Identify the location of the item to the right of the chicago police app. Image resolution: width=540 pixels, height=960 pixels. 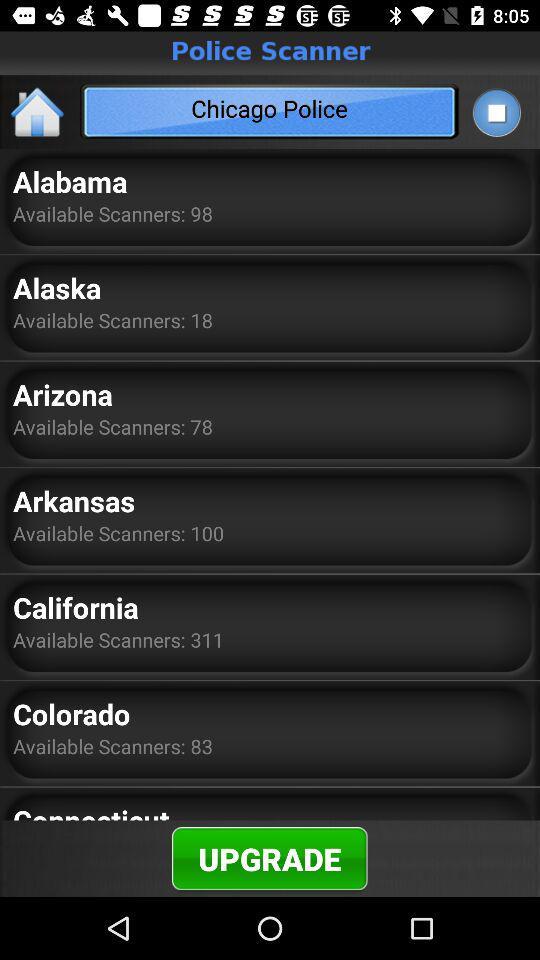
(495, 112).